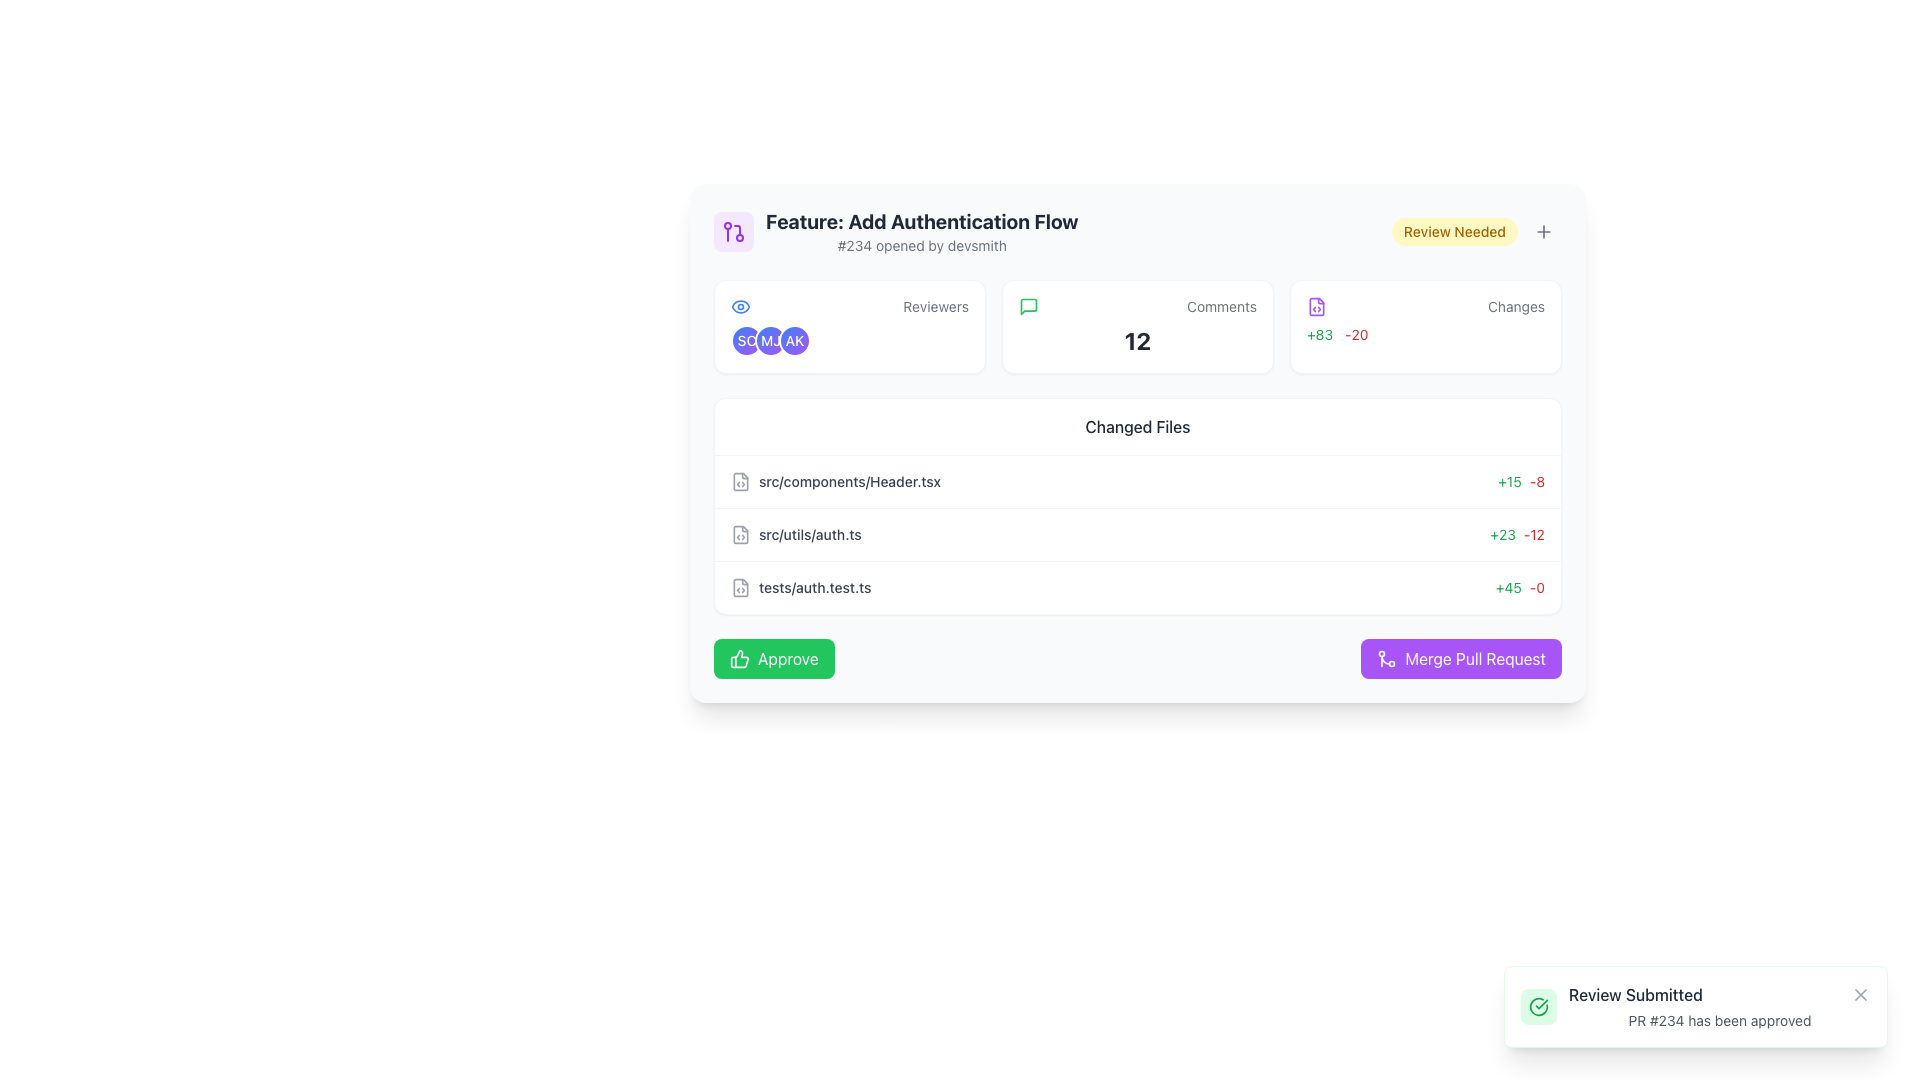  What do you see at coordinates (1137, 534) in the screenshot?
I see `the second file entry` at bounding box center [1137, 534].